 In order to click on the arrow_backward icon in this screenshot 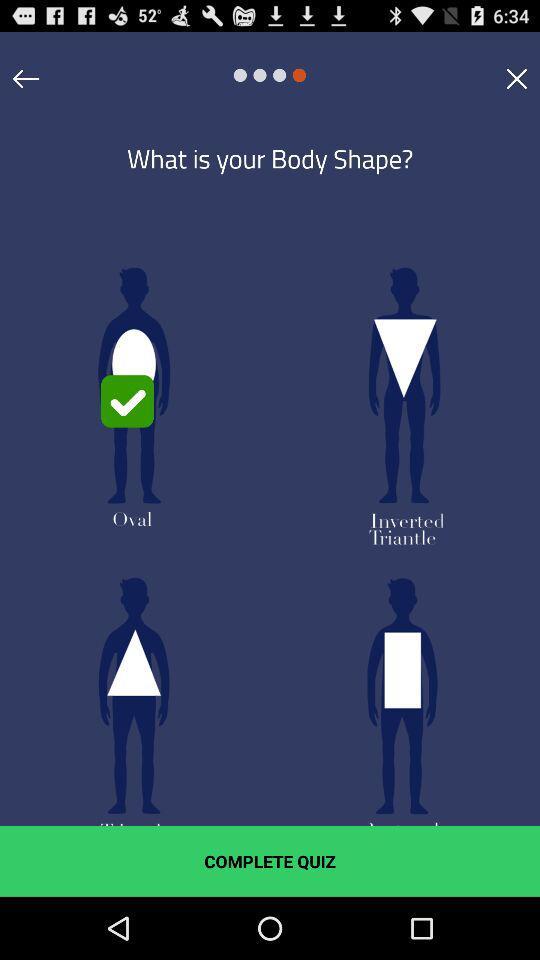, I will do `click(25, 84)`.